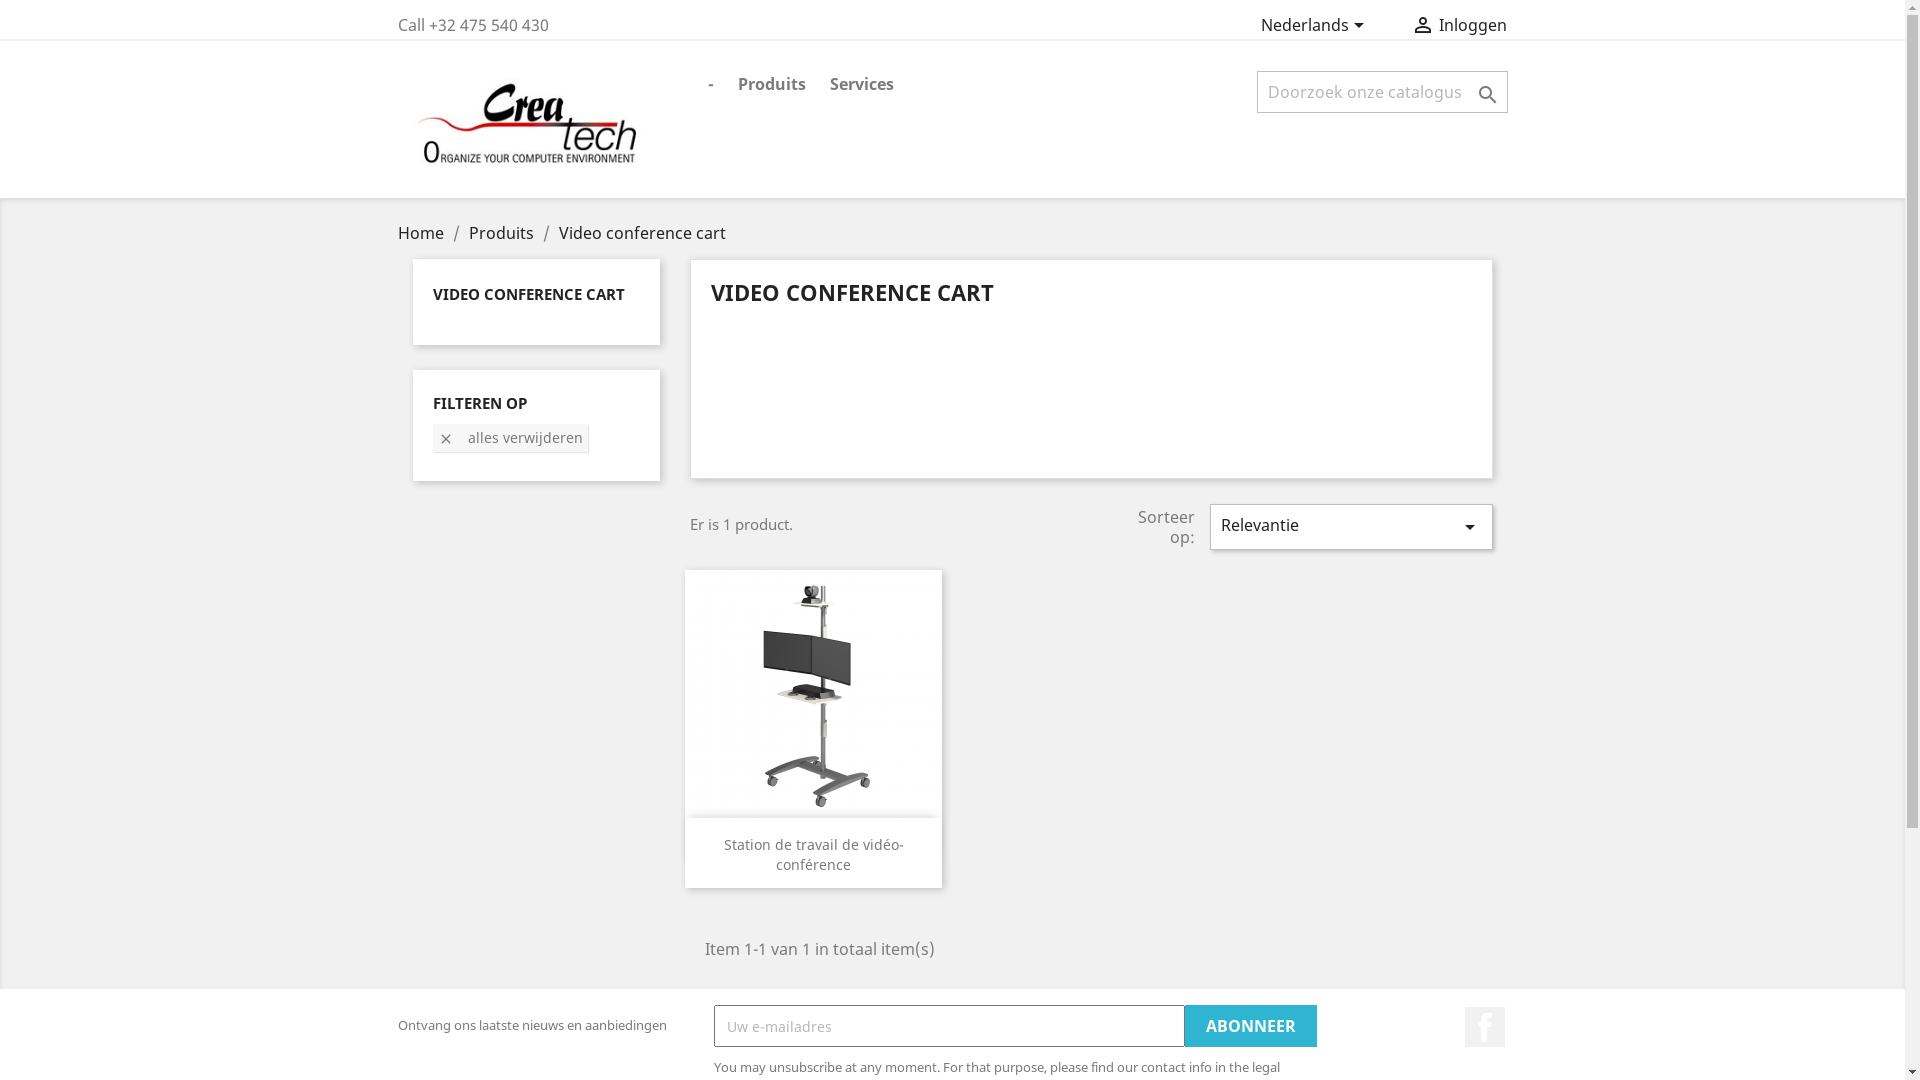  Describe the element at coordinates (1250, 1026) in the screenshot. I see `'Abonneer'` at that location.